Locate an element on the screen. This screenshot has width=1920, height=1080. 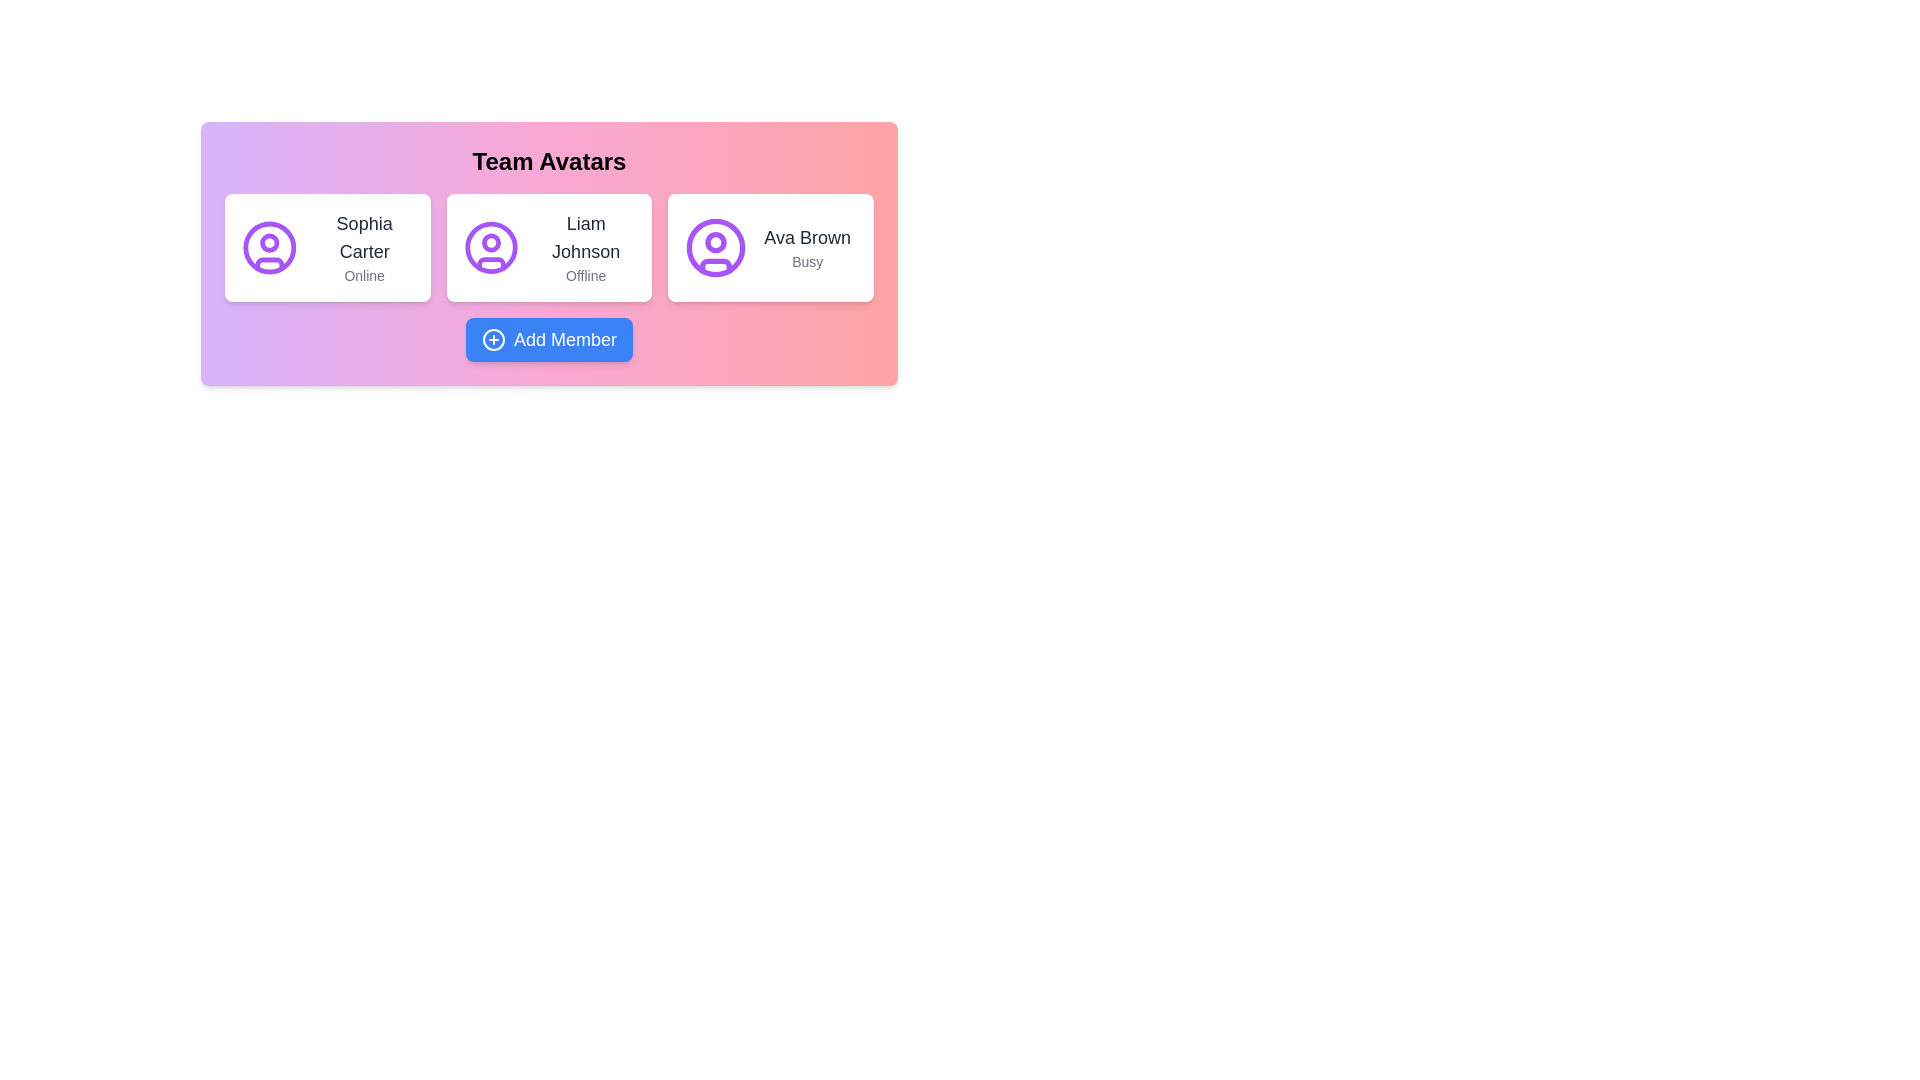
the 'Add Member' button located below the avatars of Sophia Carter, Liam Johnson, and Ava Brown in the 'Team Avatars' section to change its background to a darker blue is located at coordinates (549, 338).